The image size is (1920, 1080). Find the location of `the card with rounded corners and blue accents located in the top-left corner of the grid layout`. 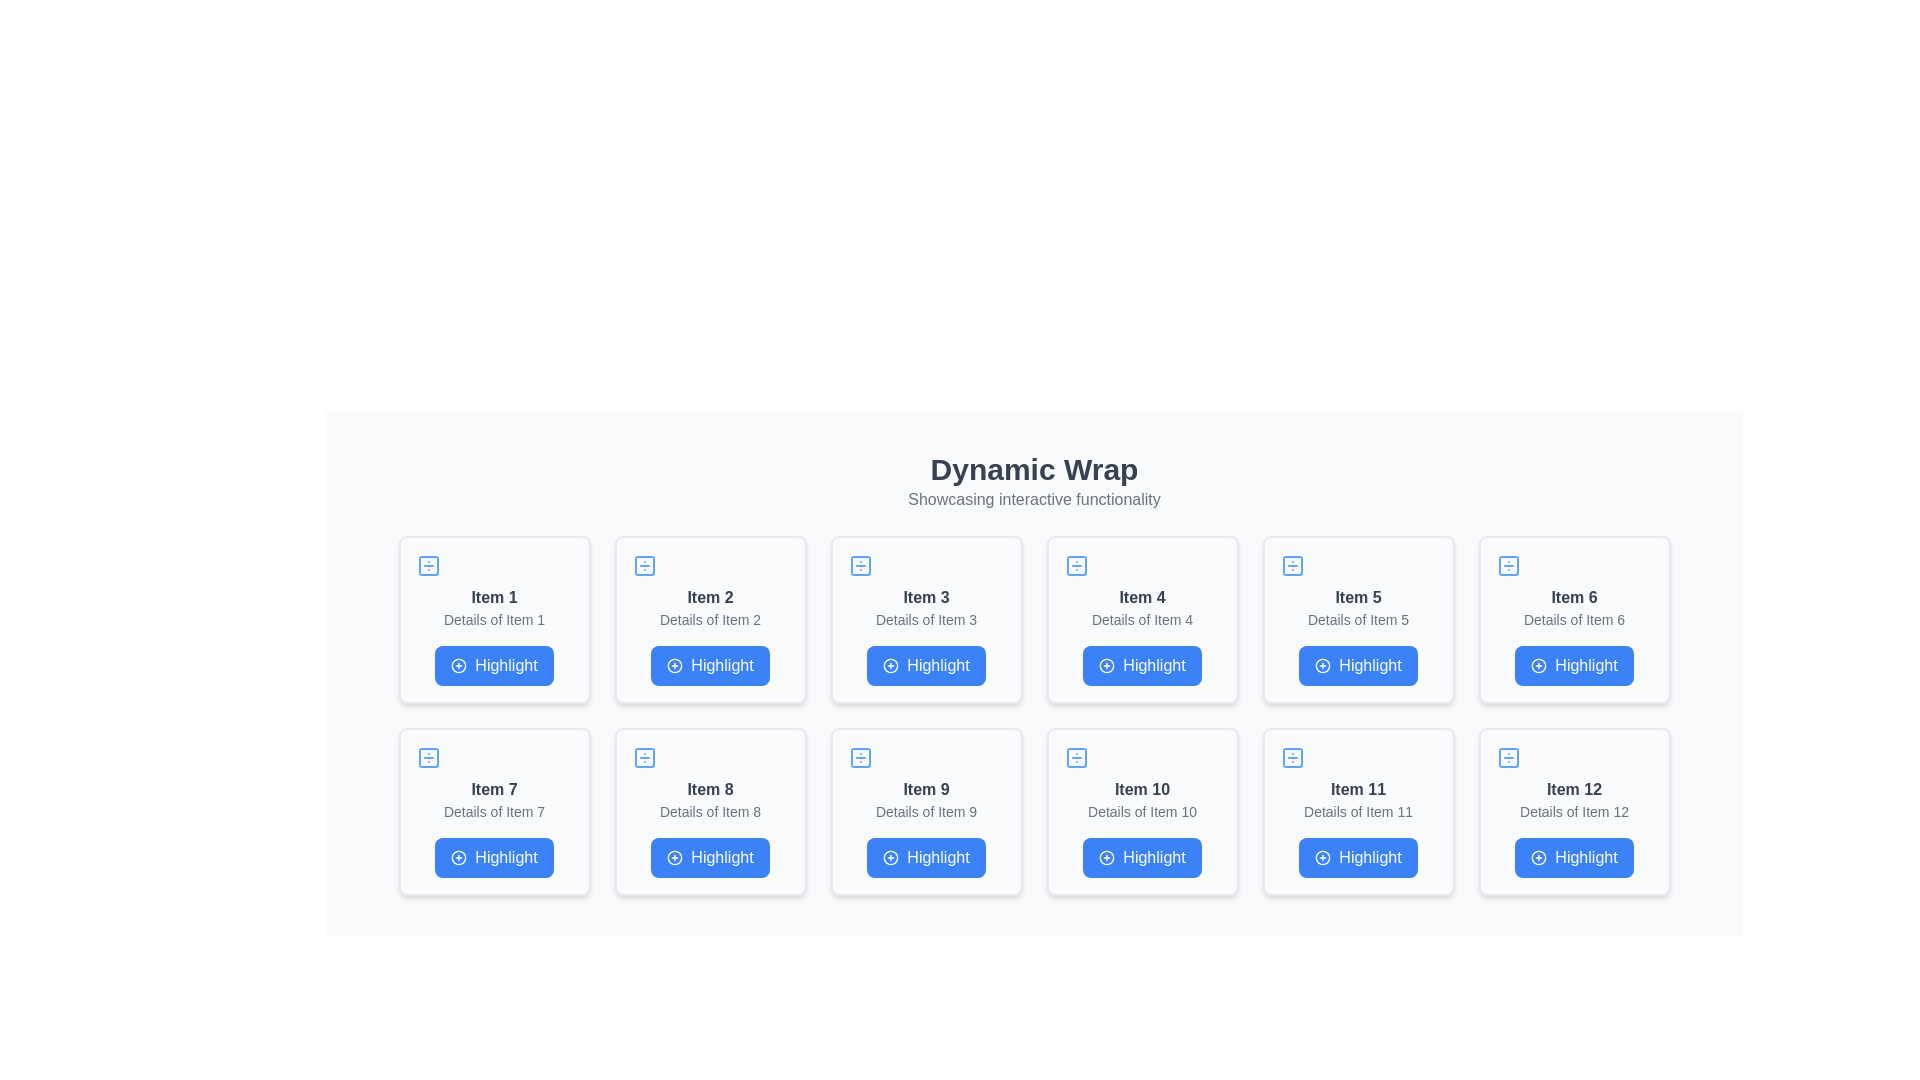

the card with rounded corners and blue accents located in the top-left corner of the grid layout is located at coordinates (494, 619).